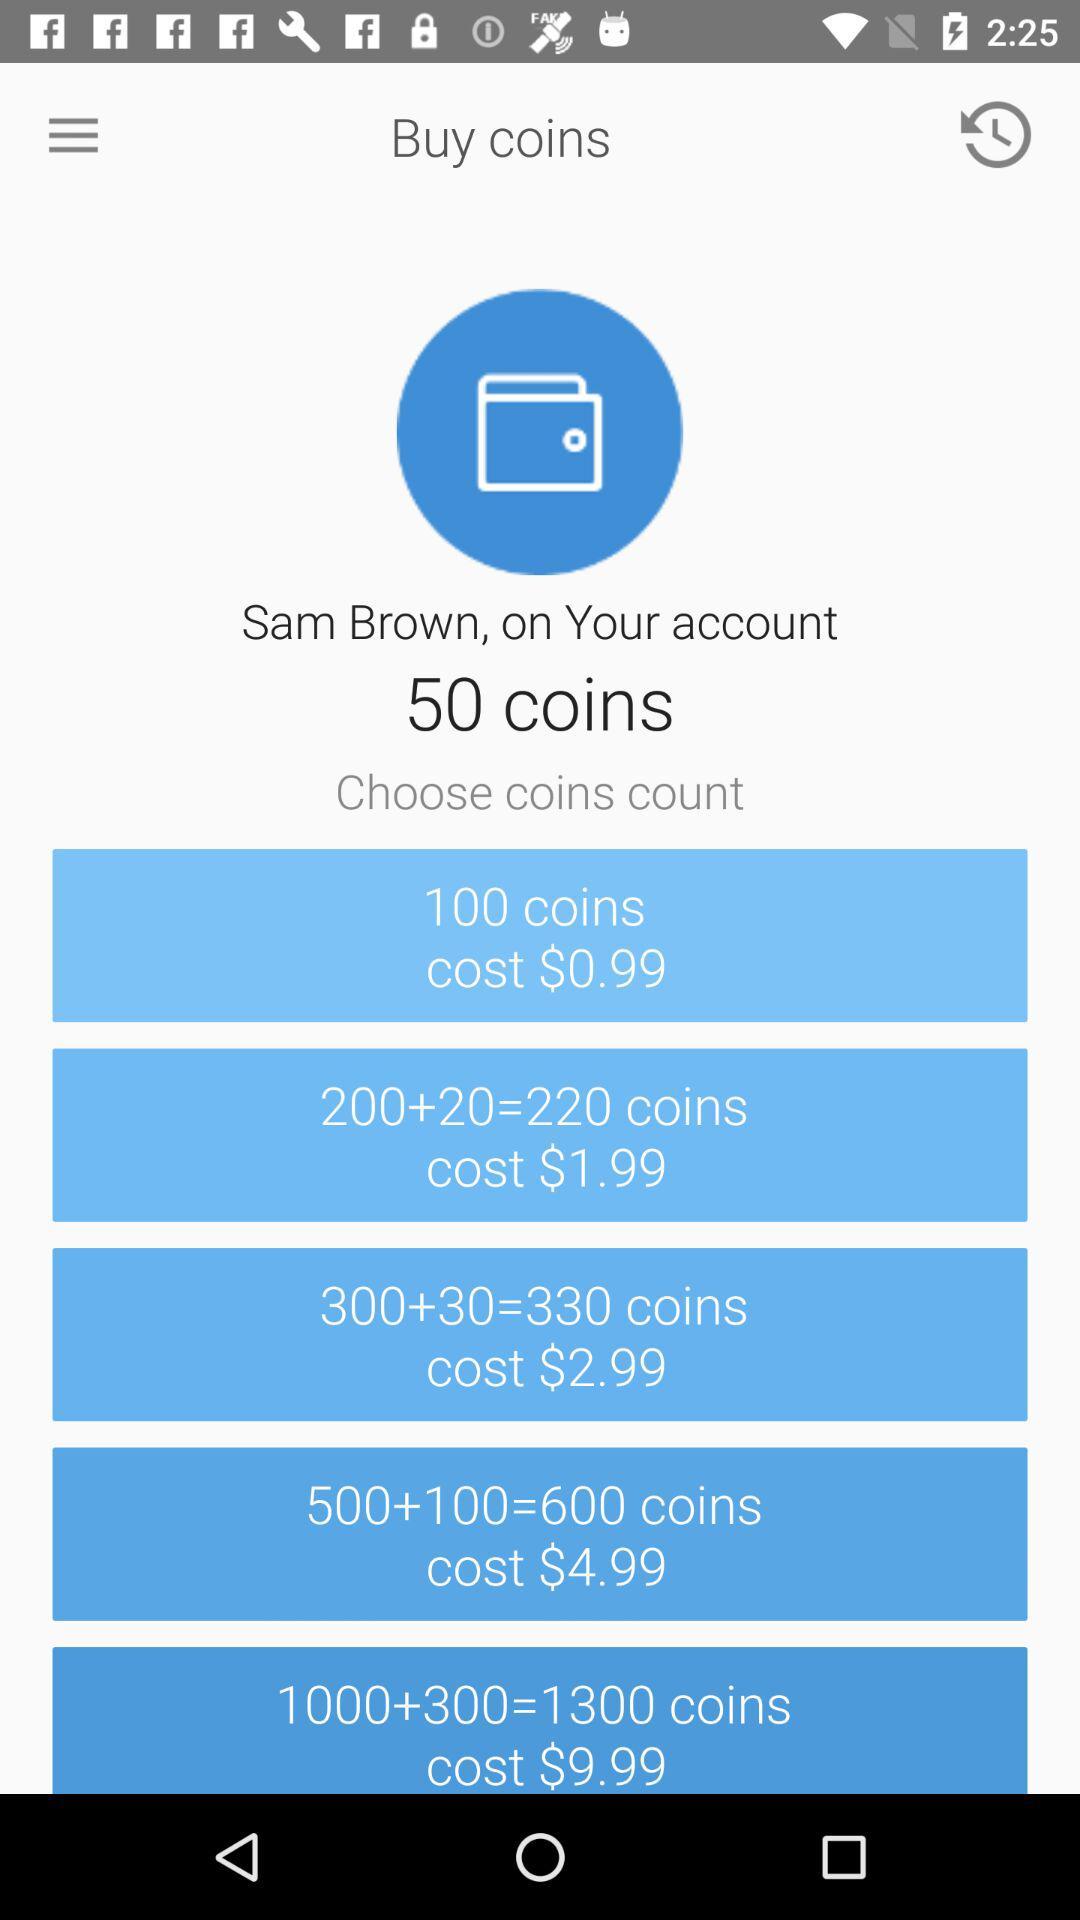 This screenshot has height=1920, width=1080. I want to click on 1000 300 1300, so click(540, 1719).